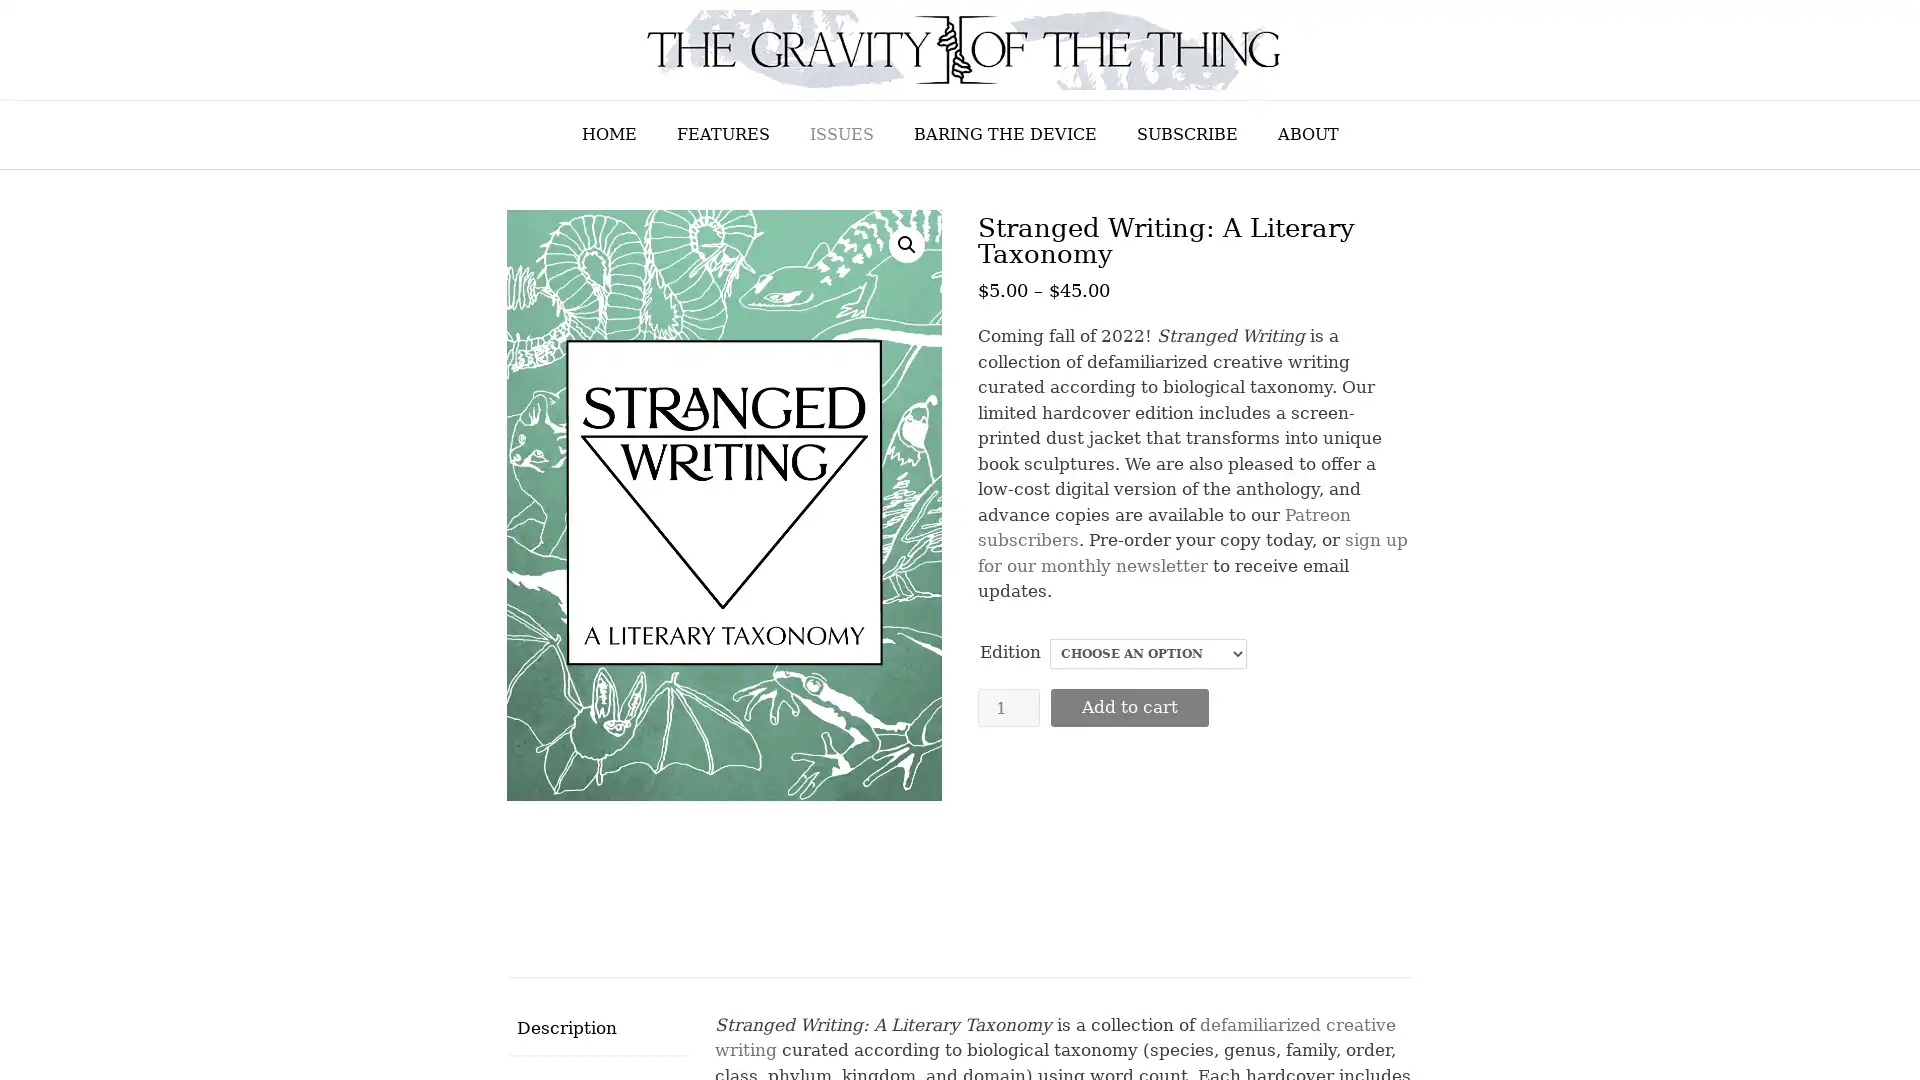 The width and height of the screenshot is (1920, 1080). Describe the element at coordinates (1128, 705) in the screenshot. I see `Add to cart` at that location.